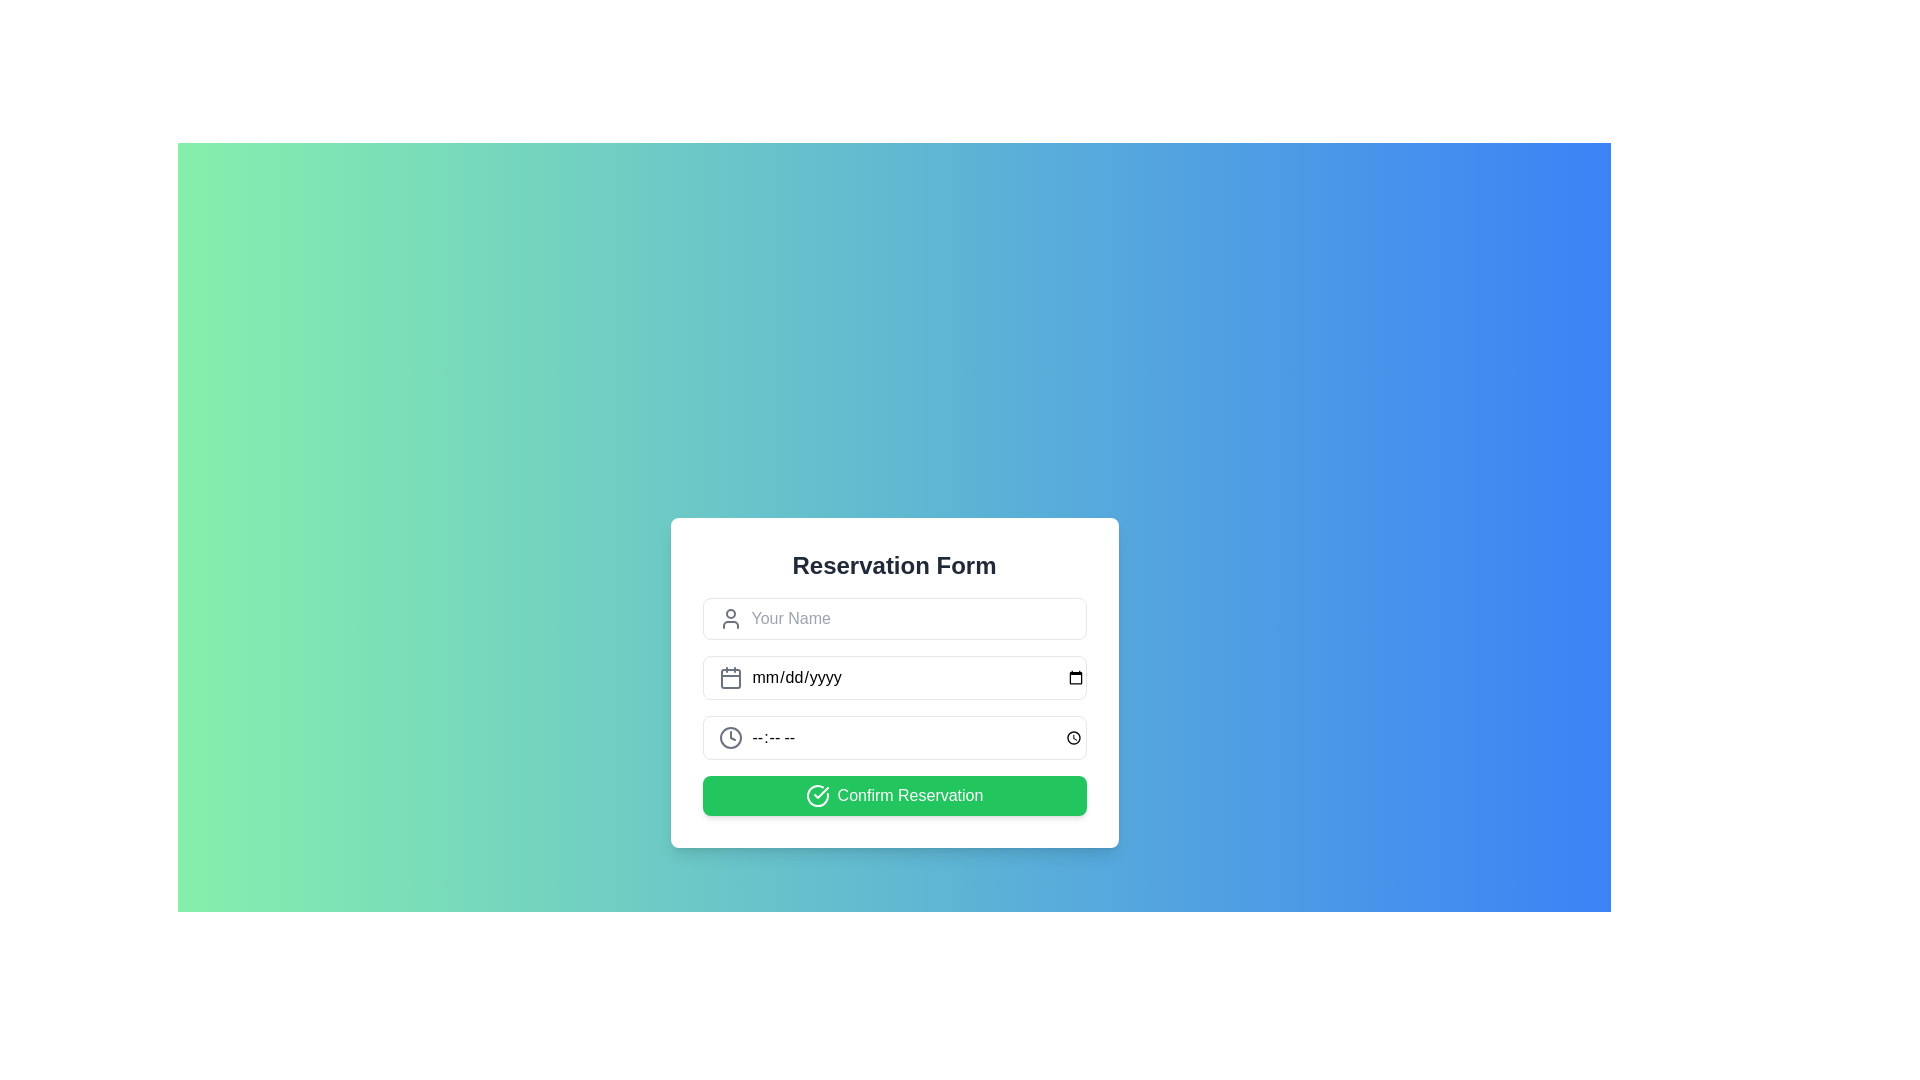  Describe the element at coordinates (729, 737) in the screenshot. I see `the time input field icon located at the far left of the time input field, which serves as a visual indicator for selecting or entering time values` at that location.